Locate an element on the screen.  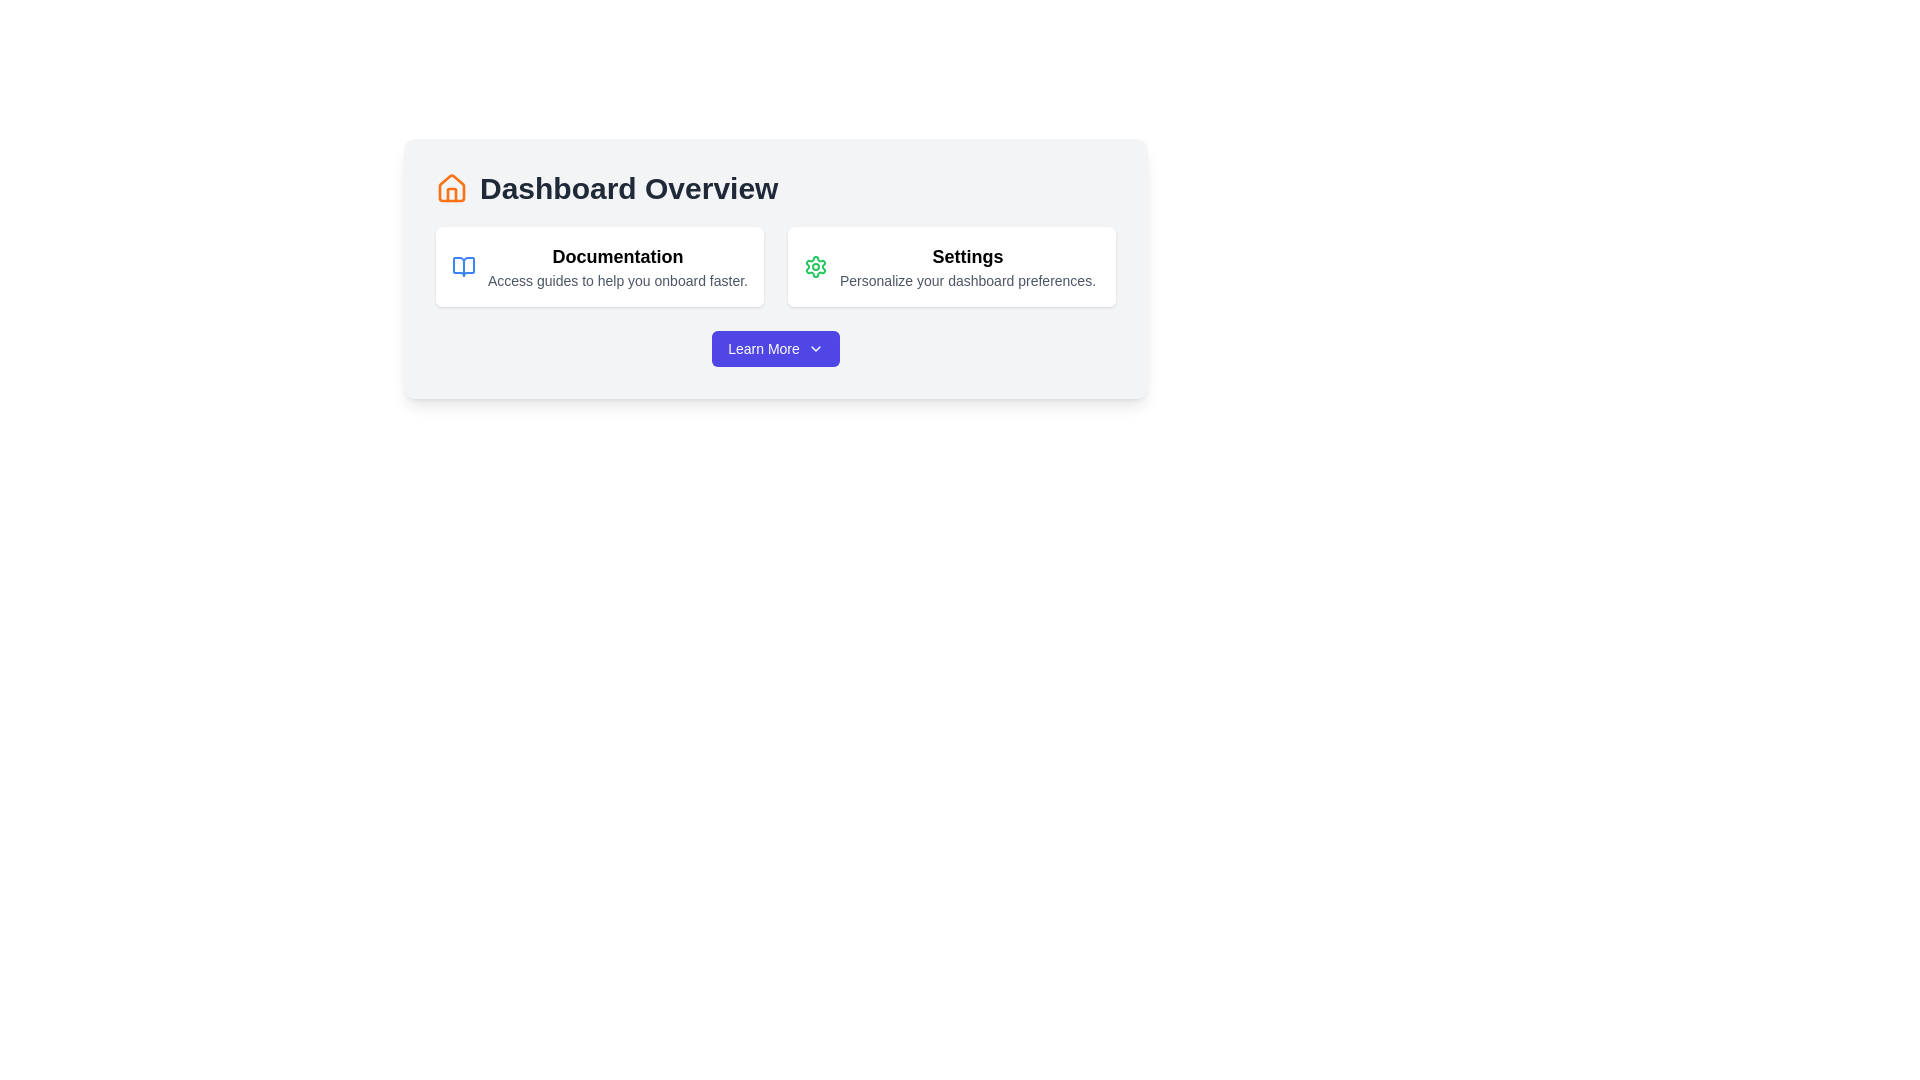
the small downward-pointing chevron icon located within the 'Learn More' button, positioned slightly to the right of the text 'Learn More', to observe any interactive effects is located at coordinates (815, 347).